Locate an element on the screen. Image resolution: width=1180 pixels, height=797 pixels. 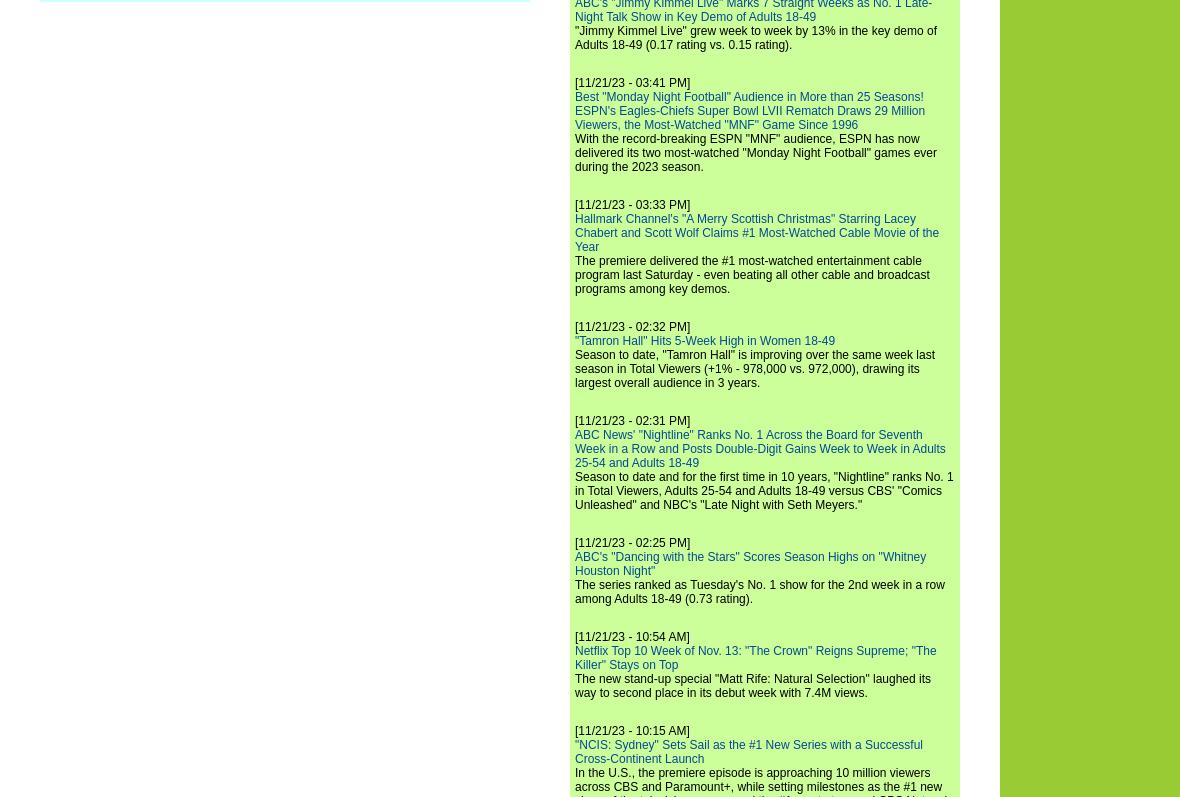
'[11/21/23 - 02:31 PM]' is located at coordinates (631, 420).